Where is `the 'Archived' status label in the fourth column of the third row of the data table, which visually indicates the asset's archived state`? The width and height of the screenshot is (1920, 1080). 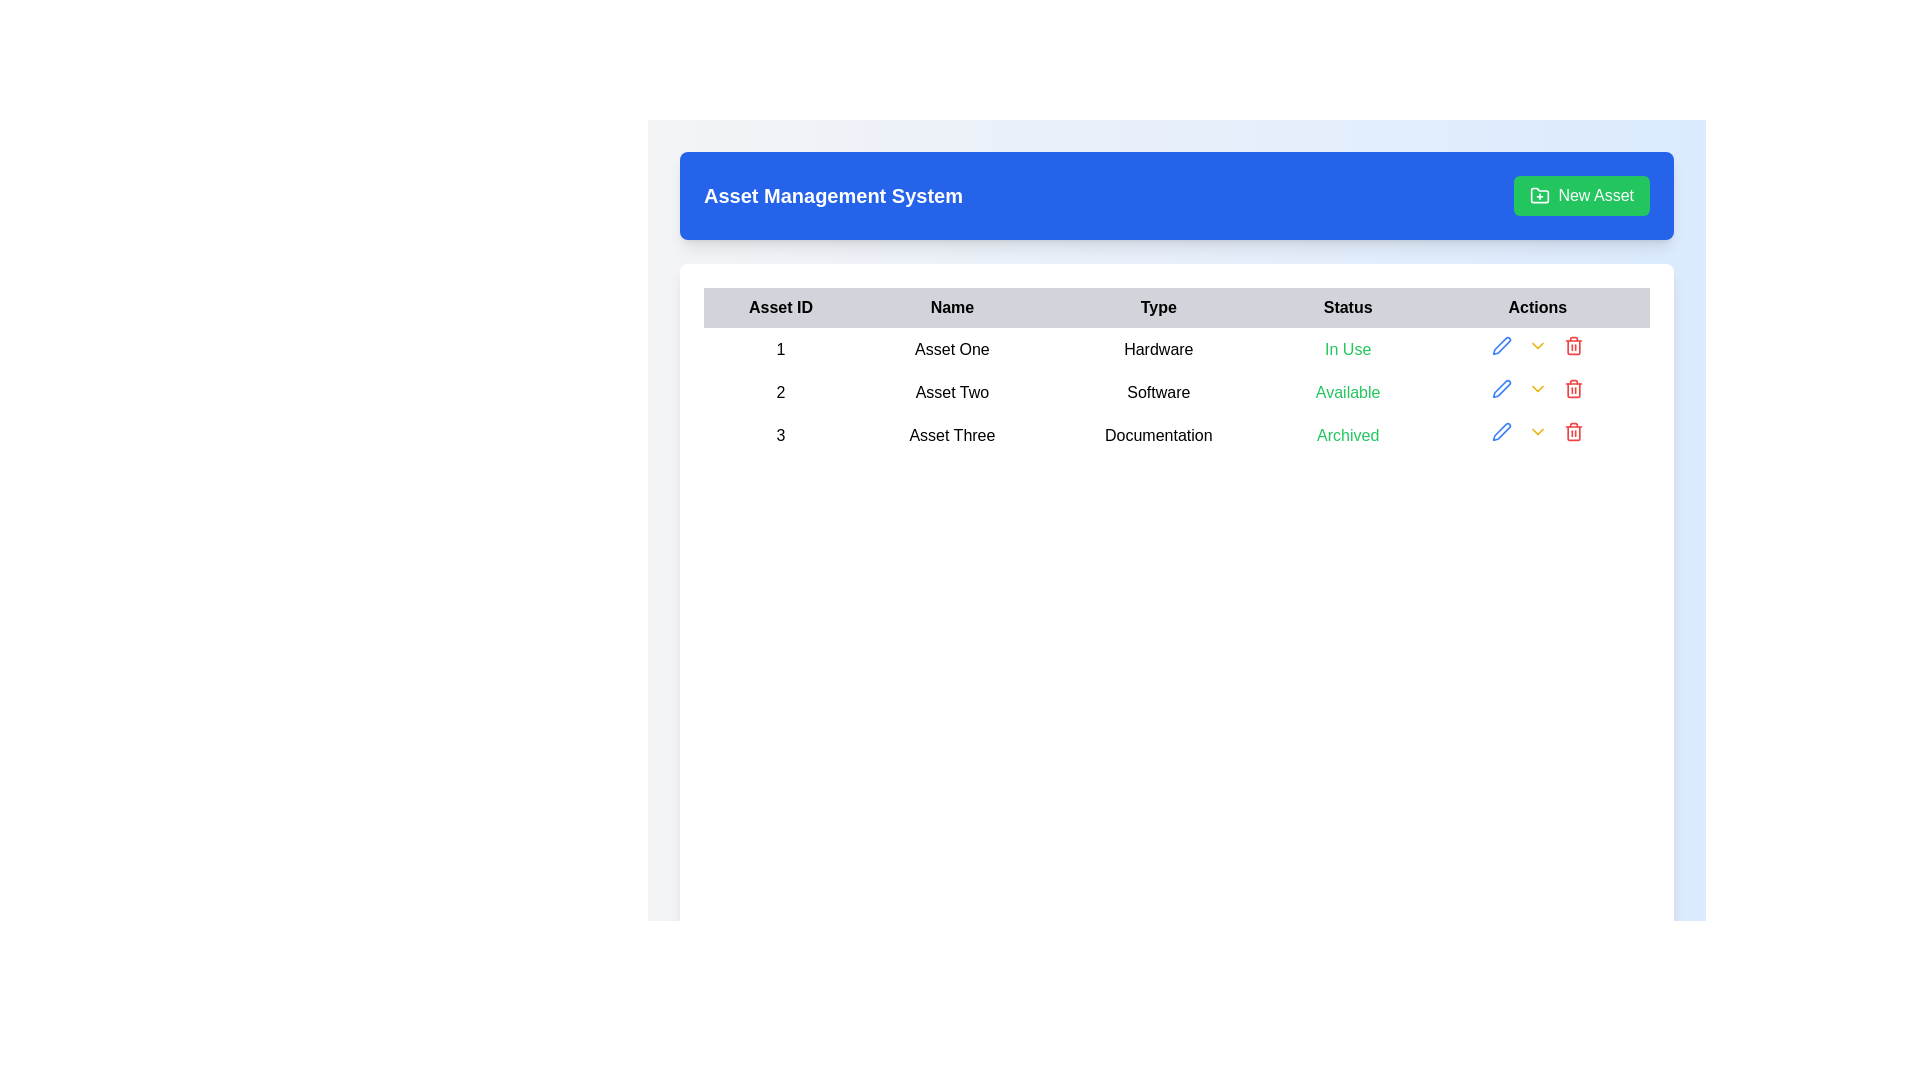
the 'Archived' status label in the fourth column of the third row of the data table, which visually indicates the asset's archived state is located at coordinates (1348, 434).